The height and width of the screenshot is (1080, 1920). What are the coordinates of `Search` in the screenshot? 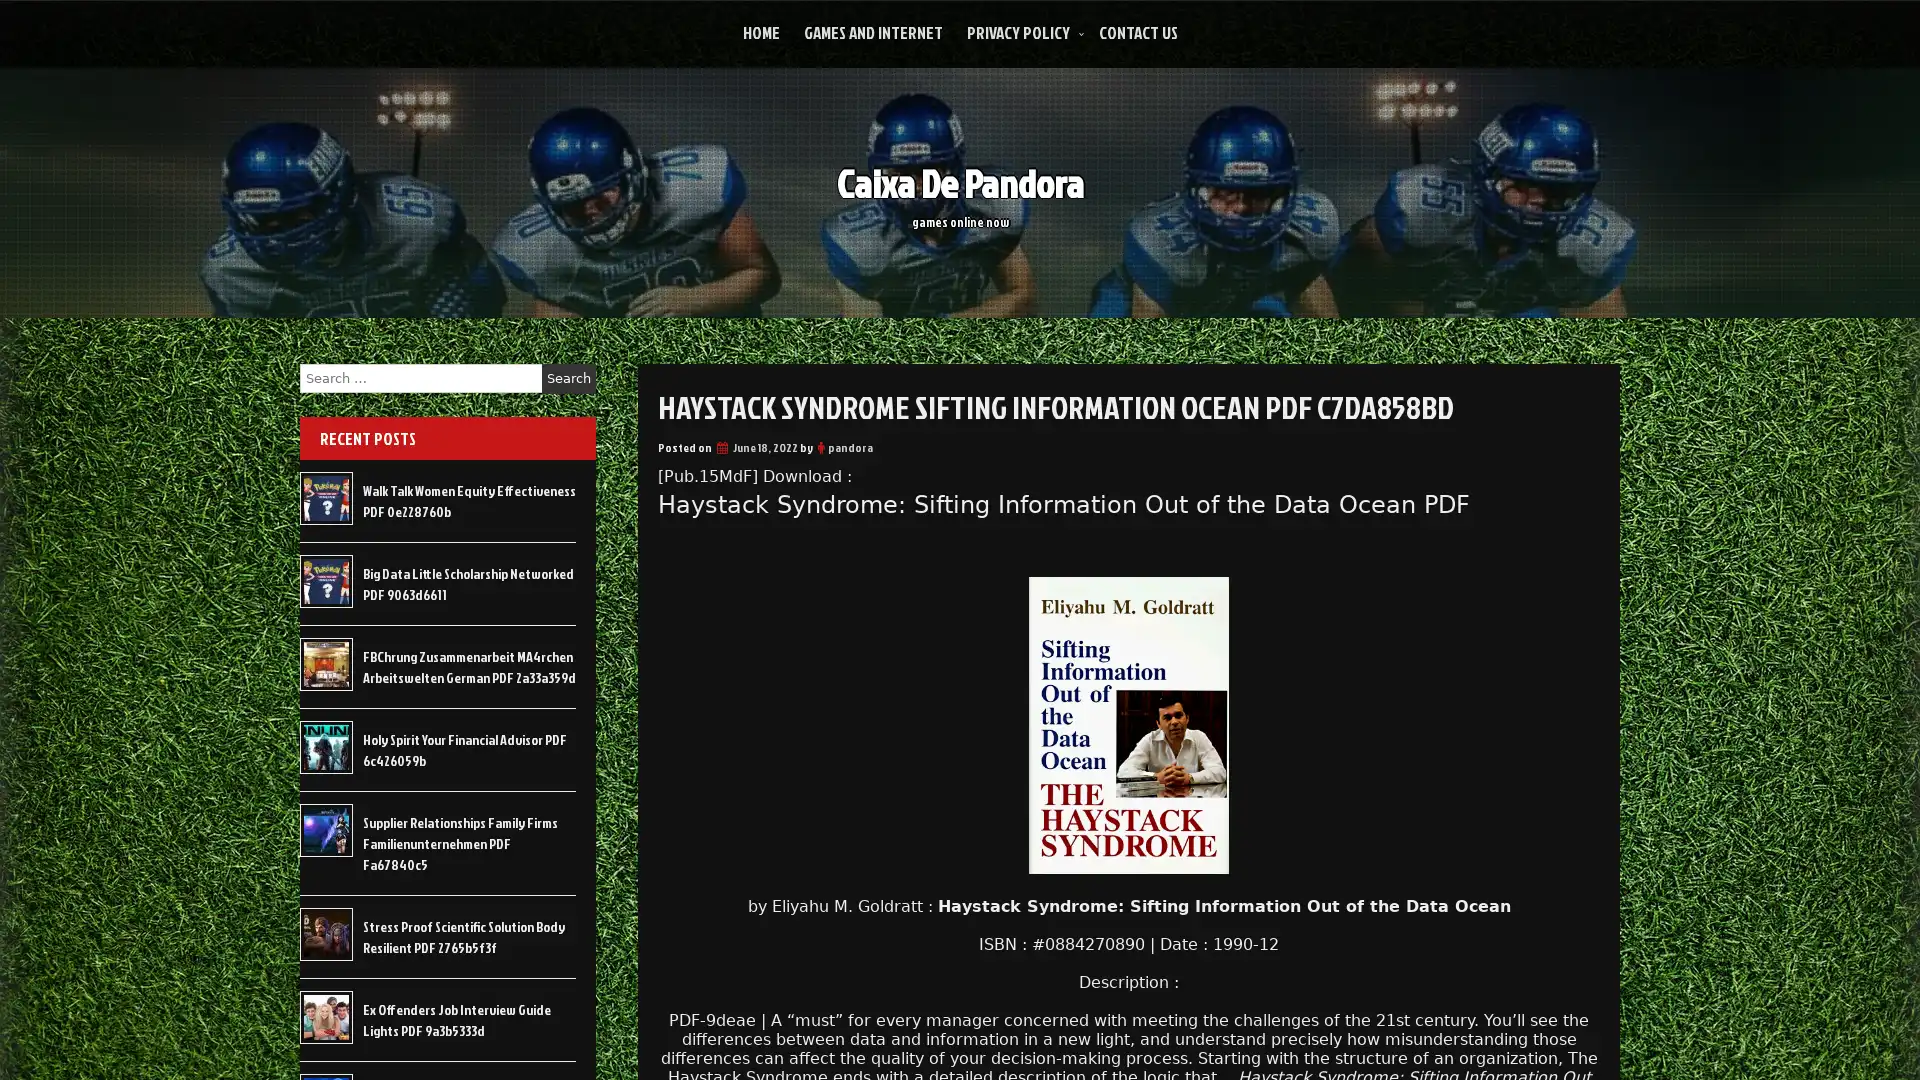 It's located at (568, 378).